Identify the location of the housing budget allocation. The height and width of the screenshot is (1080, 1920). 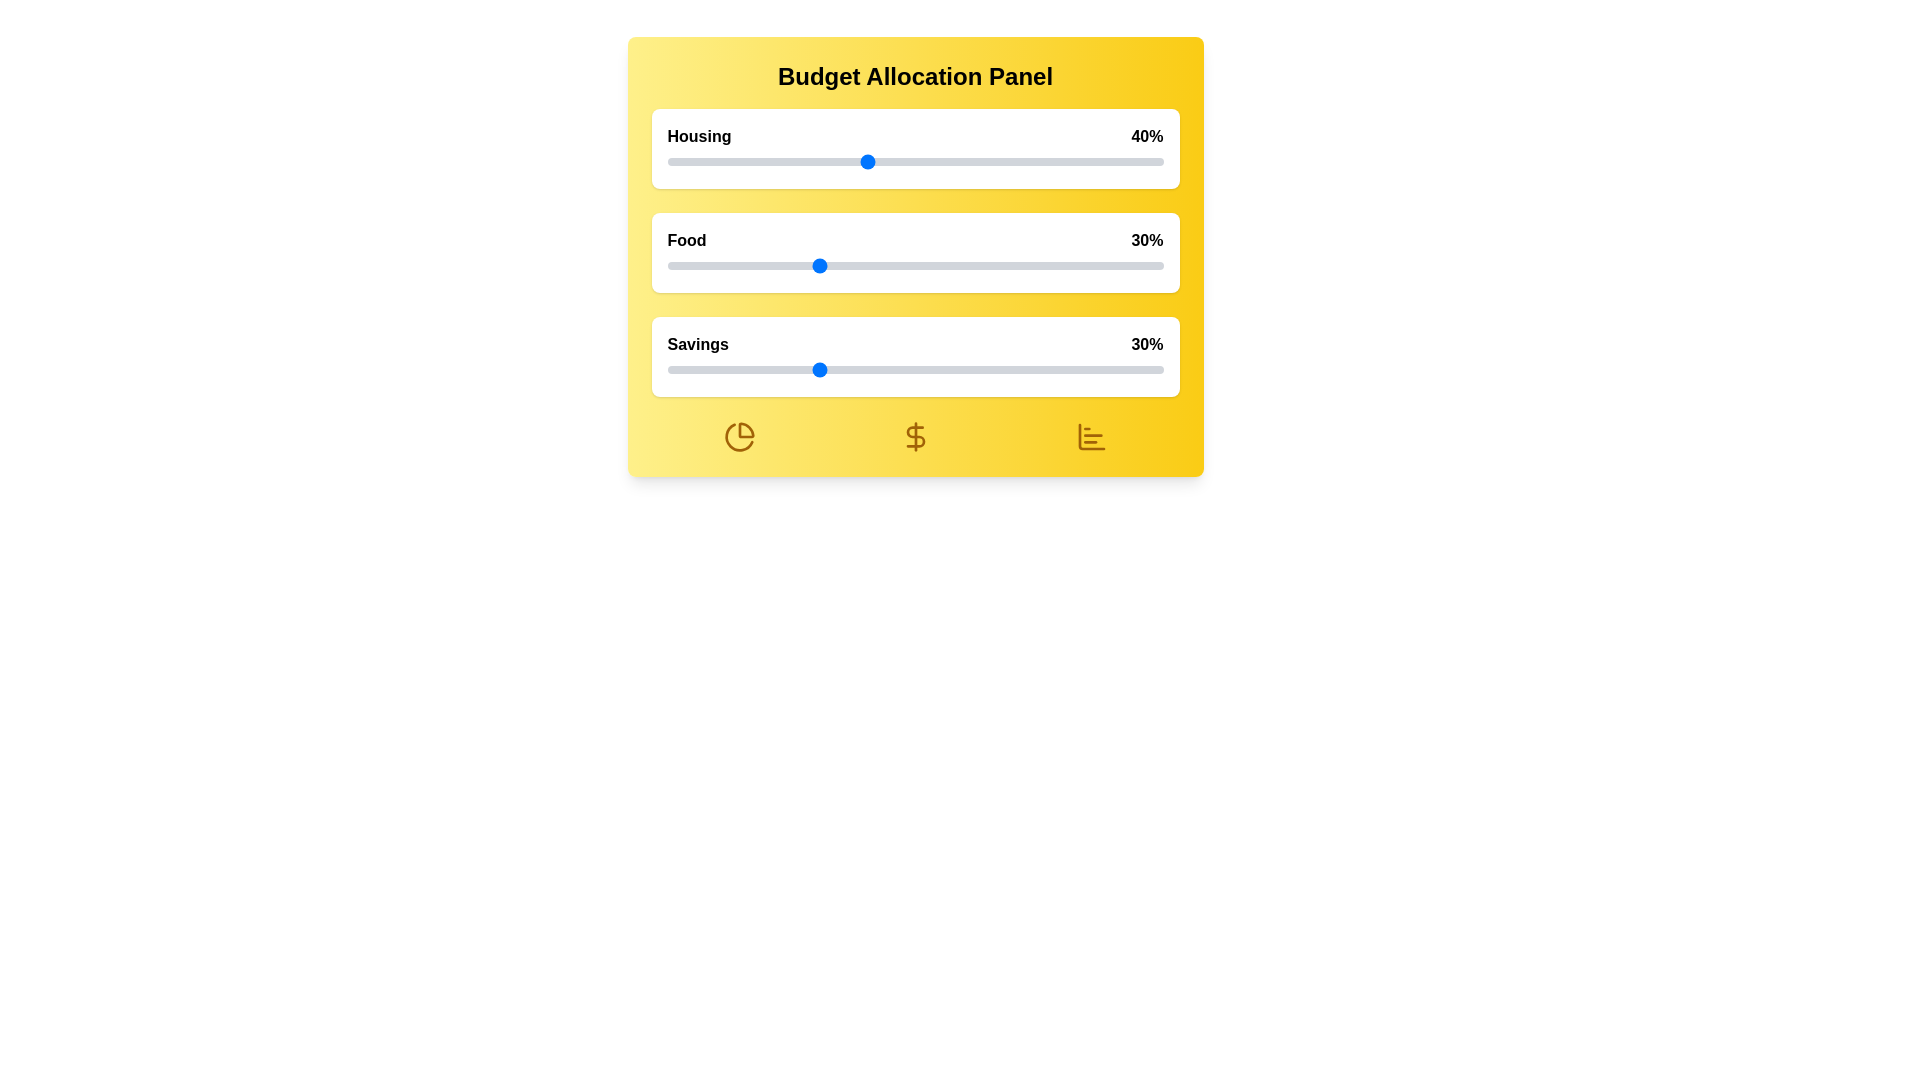
(1009, 161).